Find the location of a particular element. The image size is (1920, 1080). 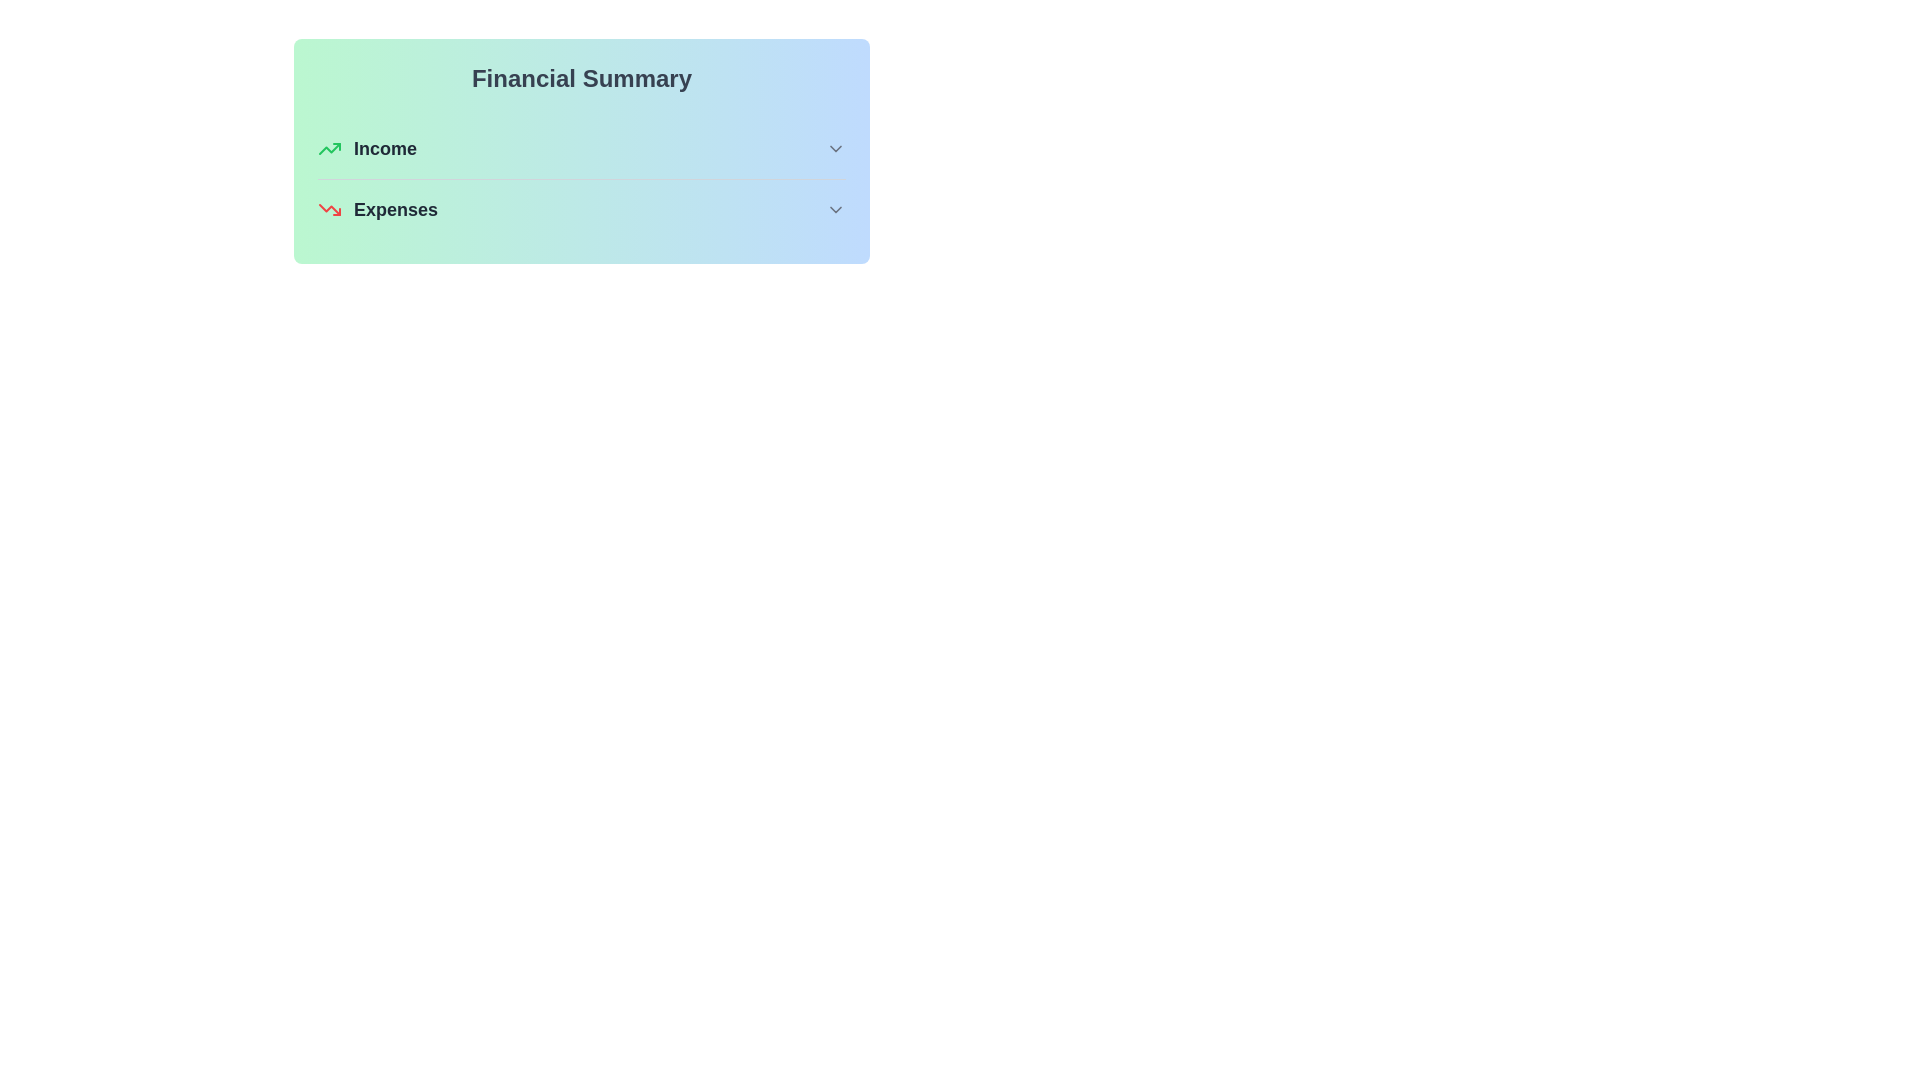

the 'Expenses' text in the second list item of the 'Financial Summary' panel, which features a red downward-trending arrow icon on the left is located at coordinates (378, 209).